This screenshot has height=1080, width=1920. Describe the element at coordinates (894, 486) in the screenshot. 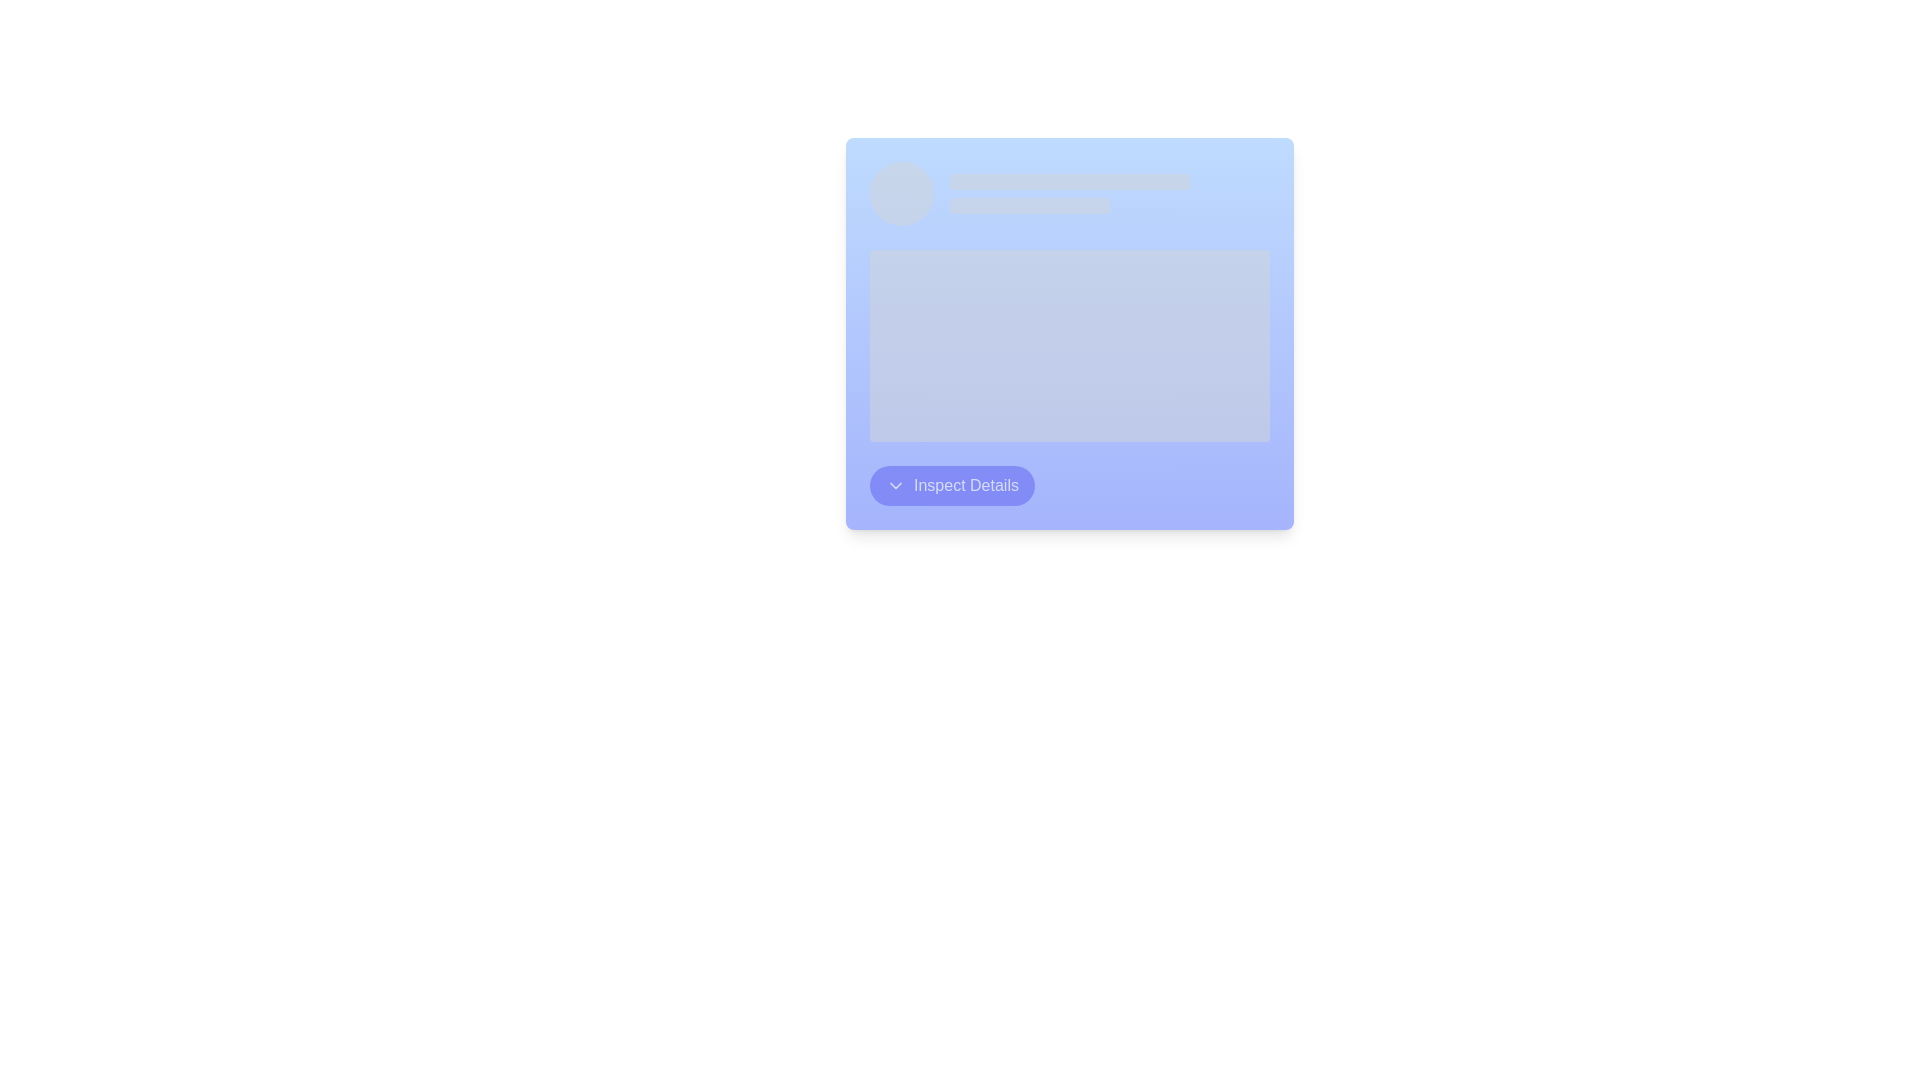

I see `the chevron-down indicator icon located to the left of the text within the 'Inspect Details' button, which is positioned in the lower-right section of its card element with a blue gradient background` at that location.